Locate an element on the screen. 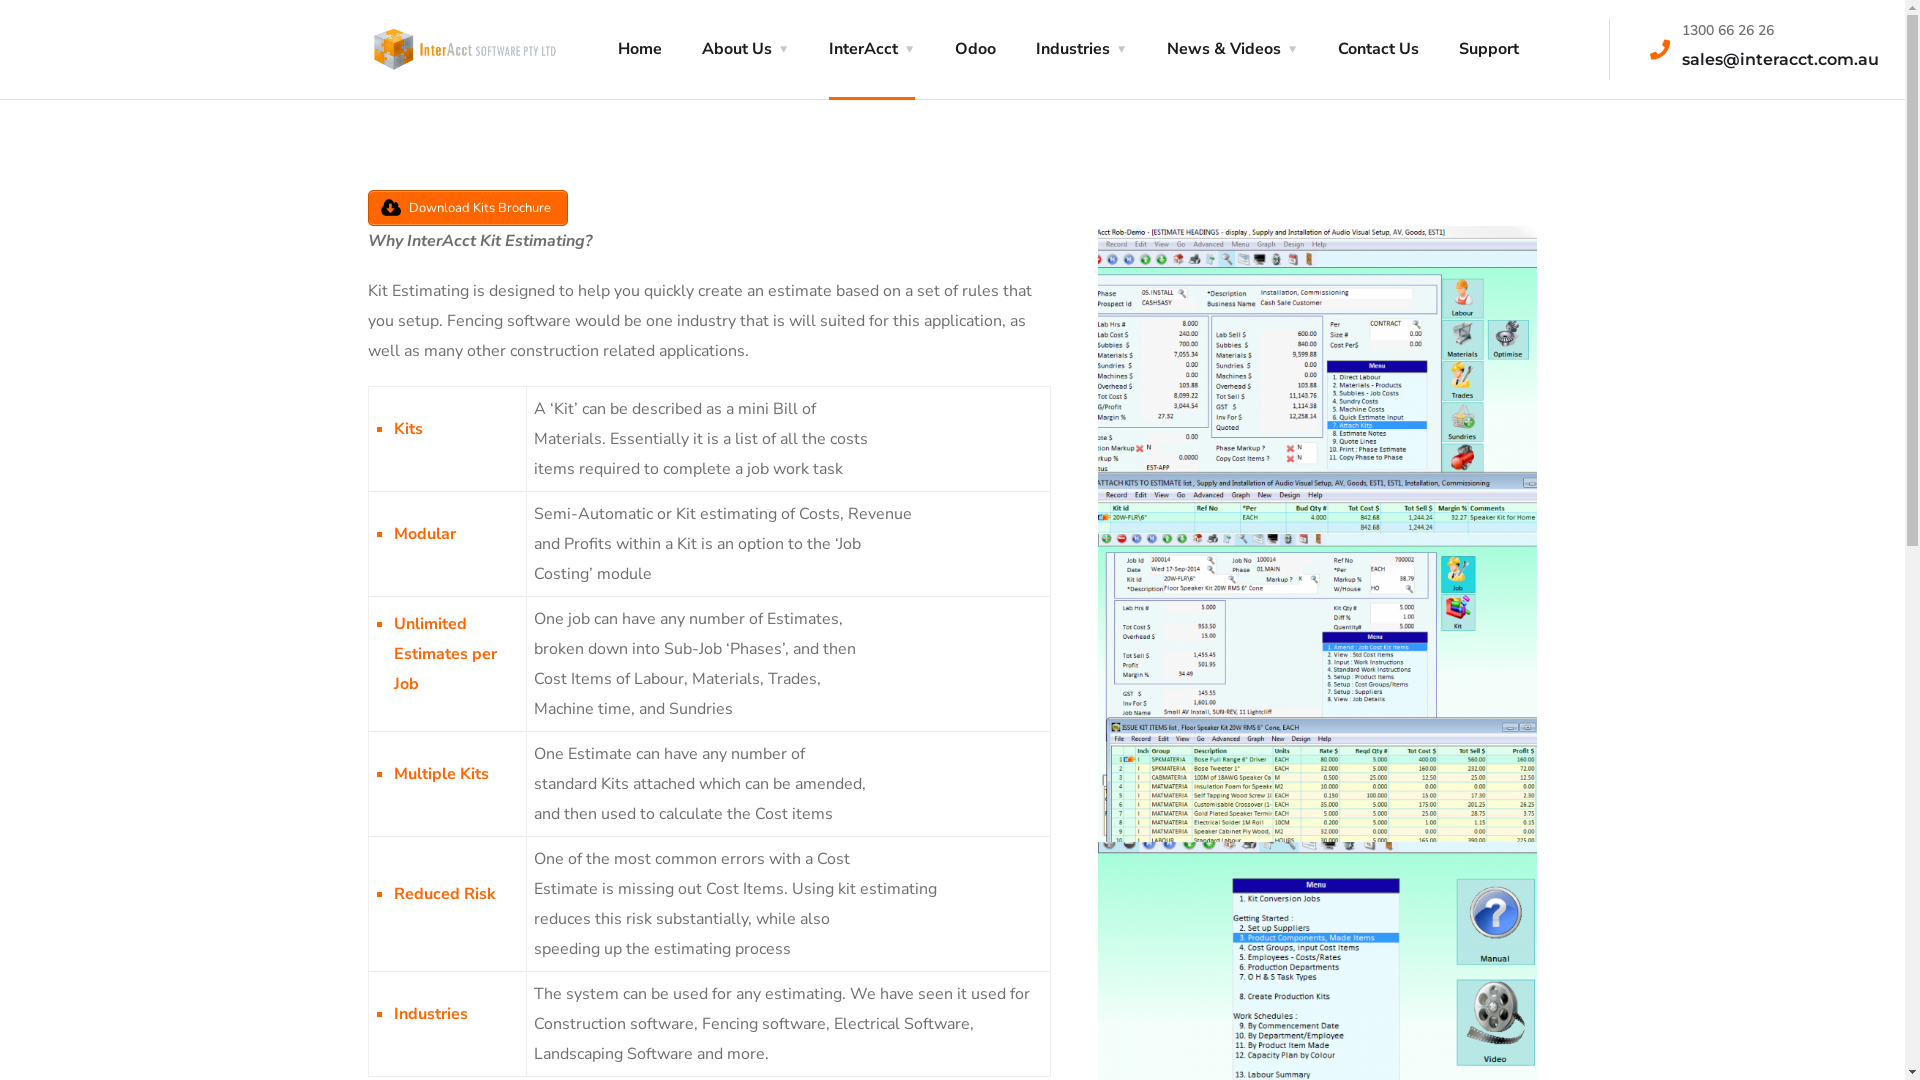 The height and width of the screenshot is (1080, 1920). 'News & Videos' is located at coordinates (1230, 48).